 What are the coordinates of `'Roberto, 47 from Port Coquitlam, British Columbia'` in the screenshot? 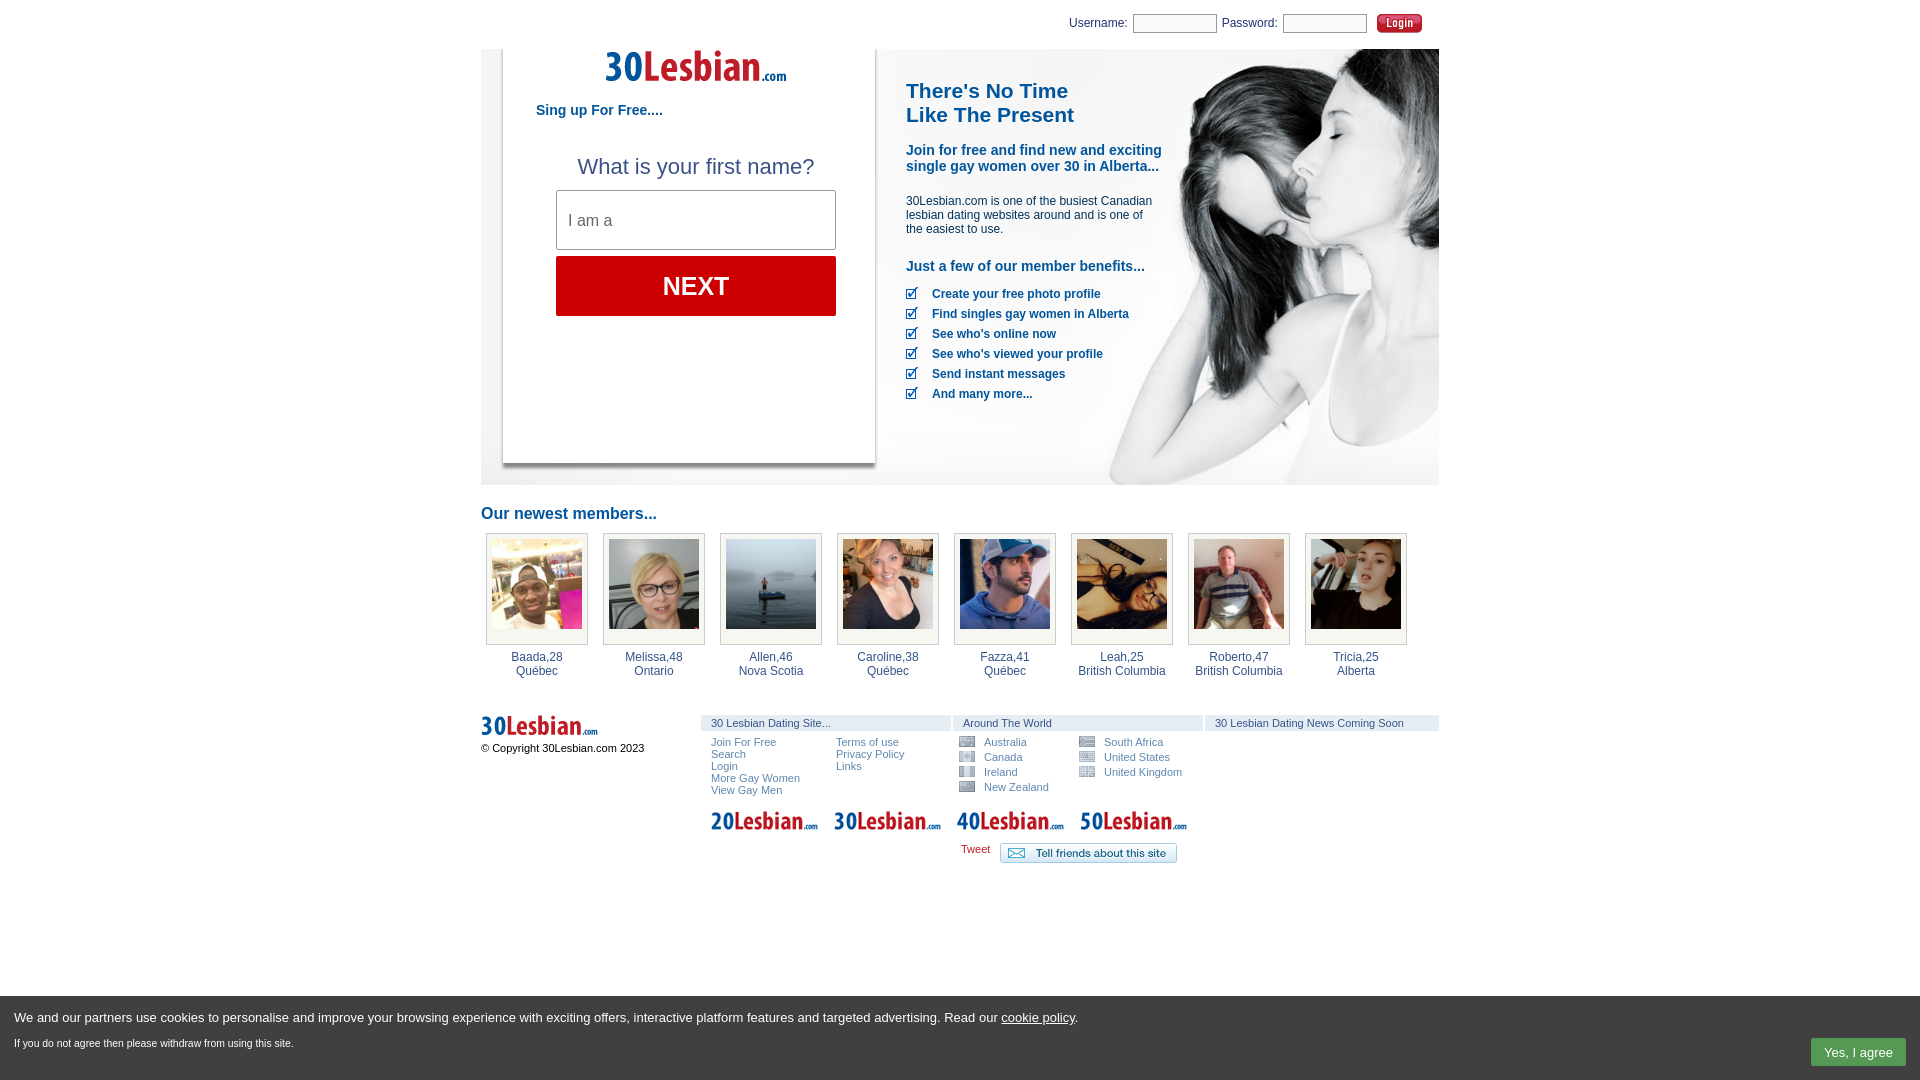 It's located at (1237, 588).